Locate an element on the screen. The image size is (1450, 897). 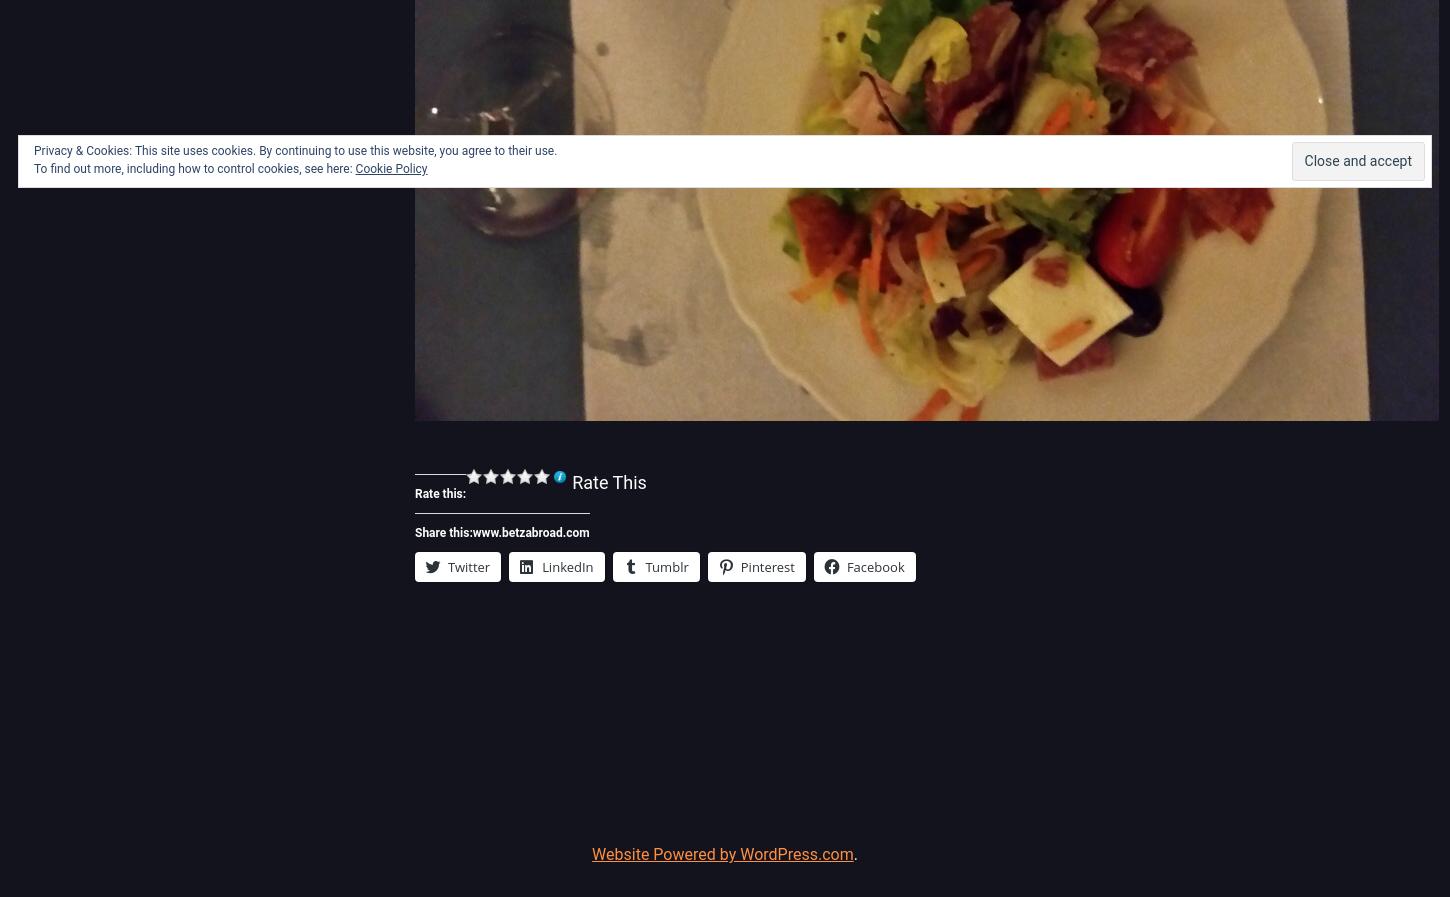
'Privacy & Cookies: This site uses cookies. By continuing to use this website, you agree to their use.' is located at coordinates (295, 149).